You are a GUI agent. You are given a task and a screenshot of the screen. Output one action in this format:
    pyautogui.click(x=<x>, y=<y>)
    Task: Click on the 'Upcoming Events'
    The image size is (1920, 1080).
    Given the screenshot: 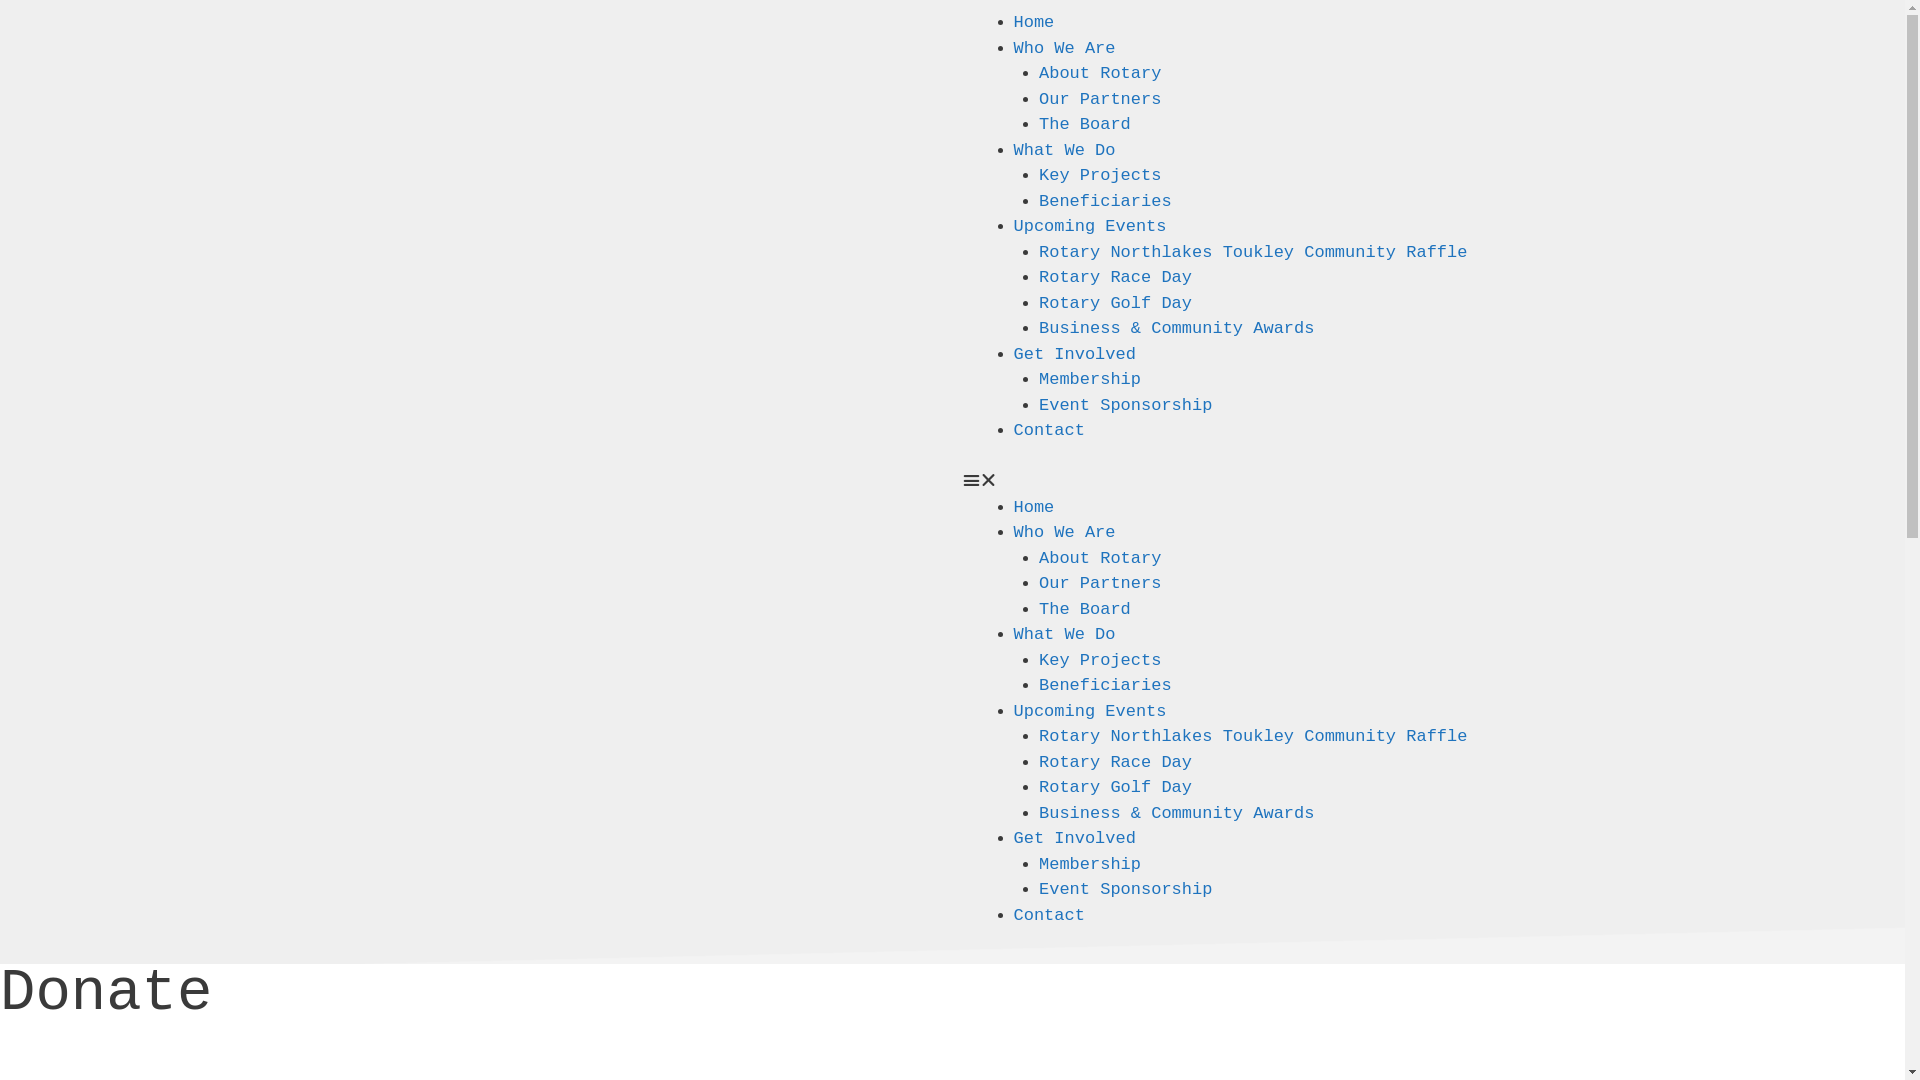 What is the action you would take?
    pyautogui.click(x=1089, y=225)
    